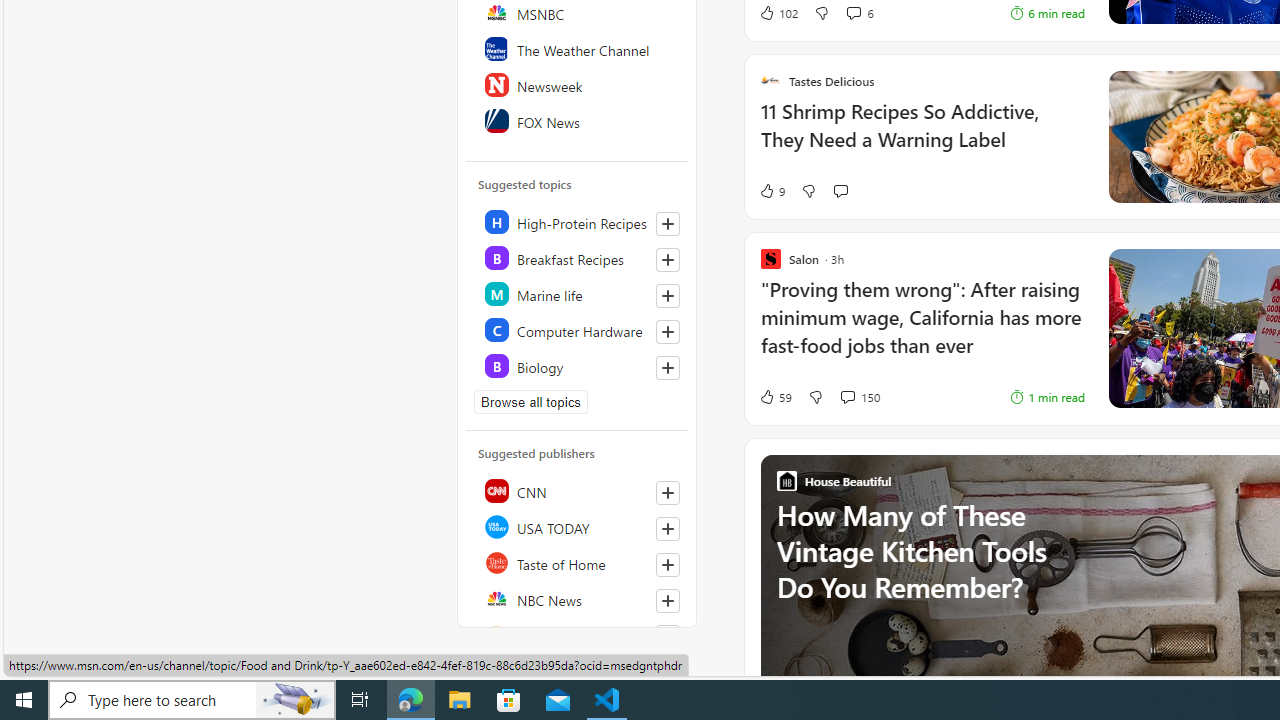 The image size is (1280, 720). What do you see at coordinates (774, 397) in the screenshot?
I see `'59 Like'` at bounding box center [774, 397].